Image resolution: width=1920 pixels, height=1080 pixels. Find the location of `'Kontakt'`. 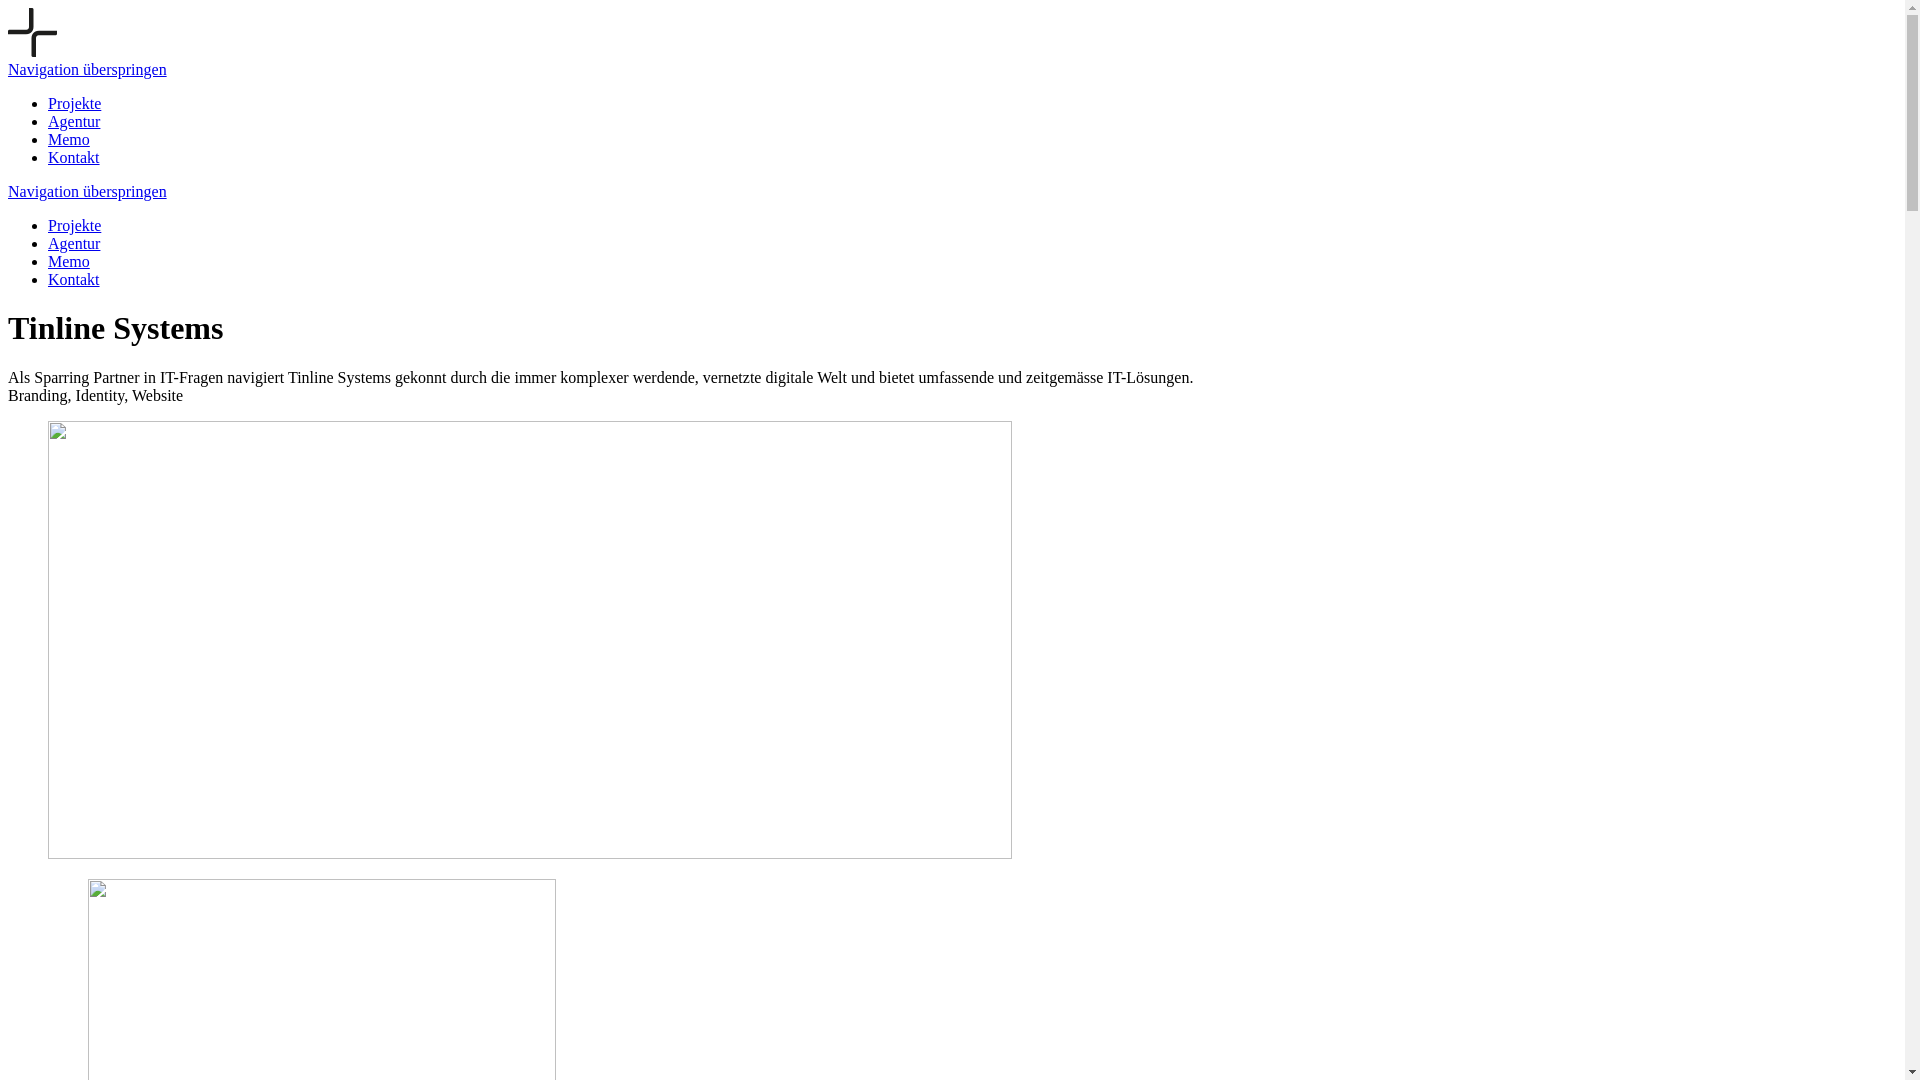

'Kontakt' is located at coordinates (73, 156).